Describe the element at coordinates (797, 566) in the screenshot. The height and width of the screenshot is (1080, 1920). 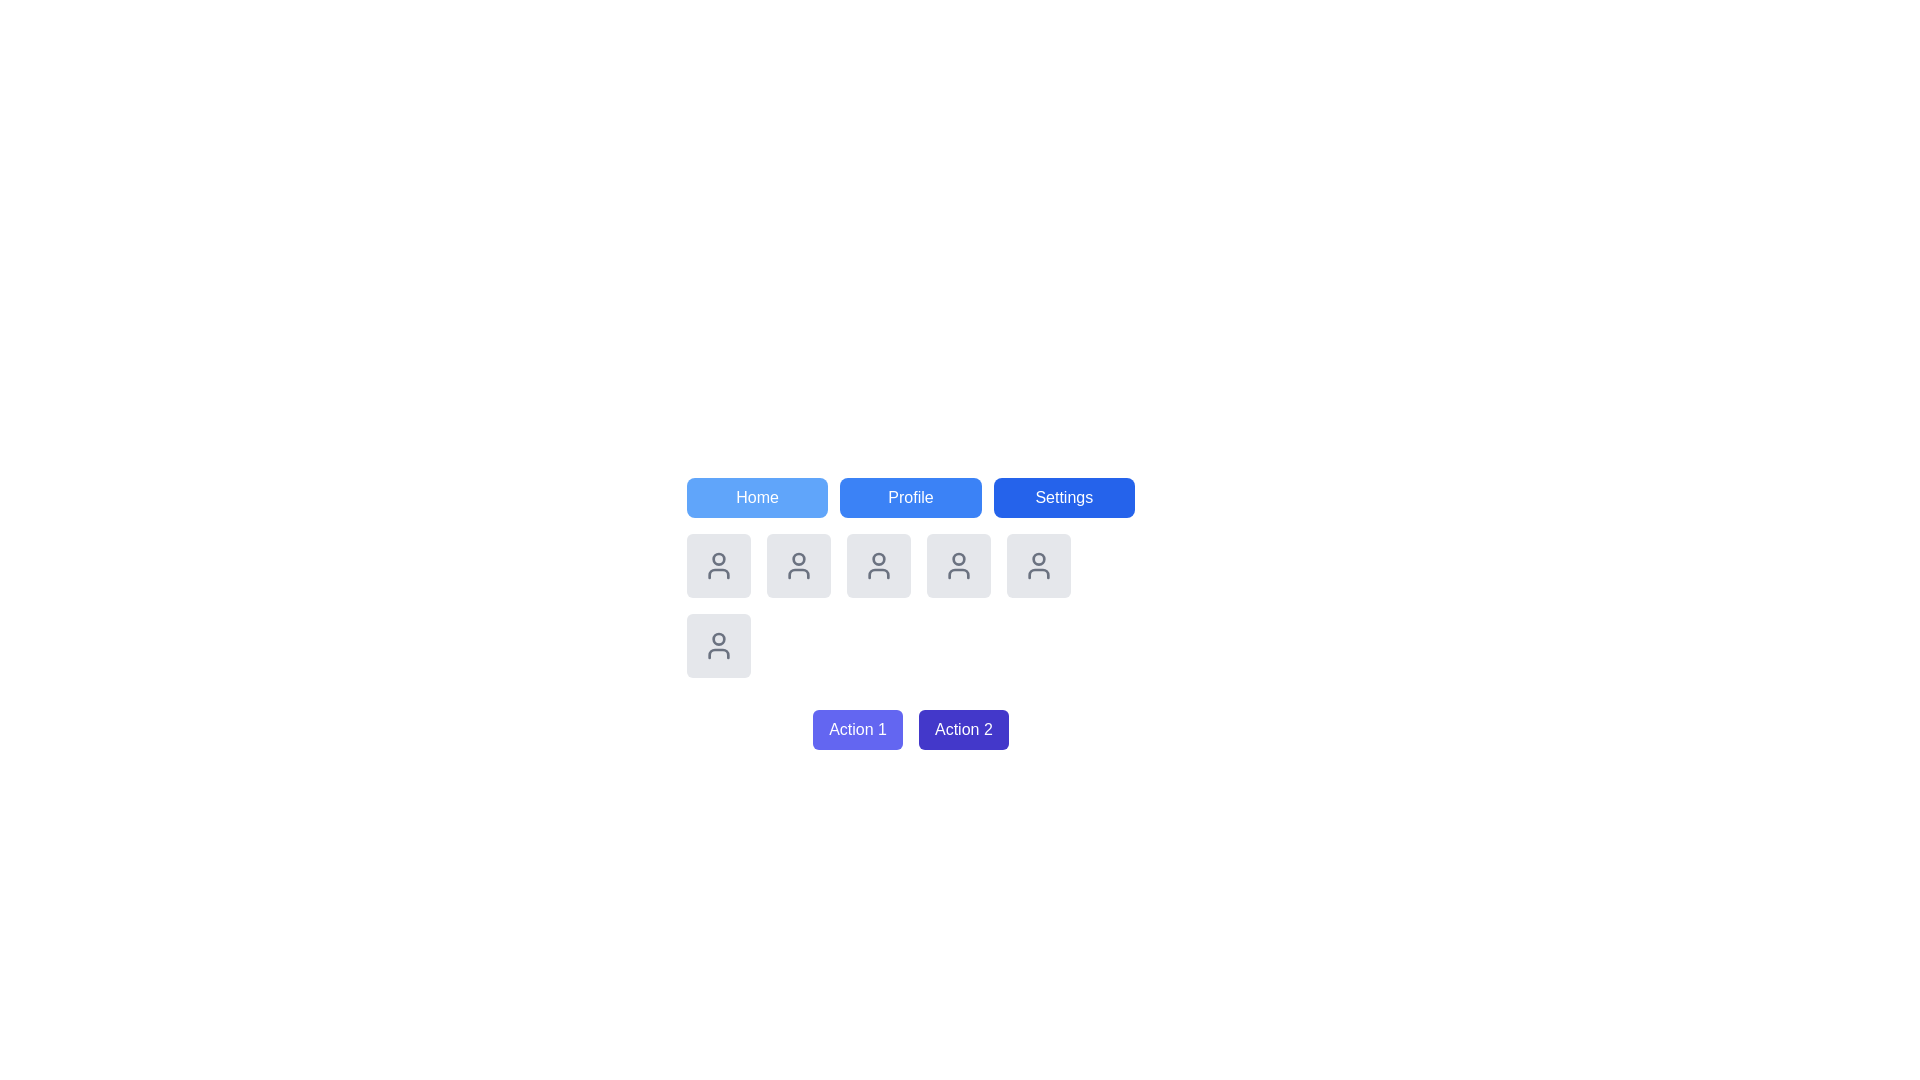
I see `the user profile icon, which is the third icon from the left in the second row under the navigation bar` at that location.